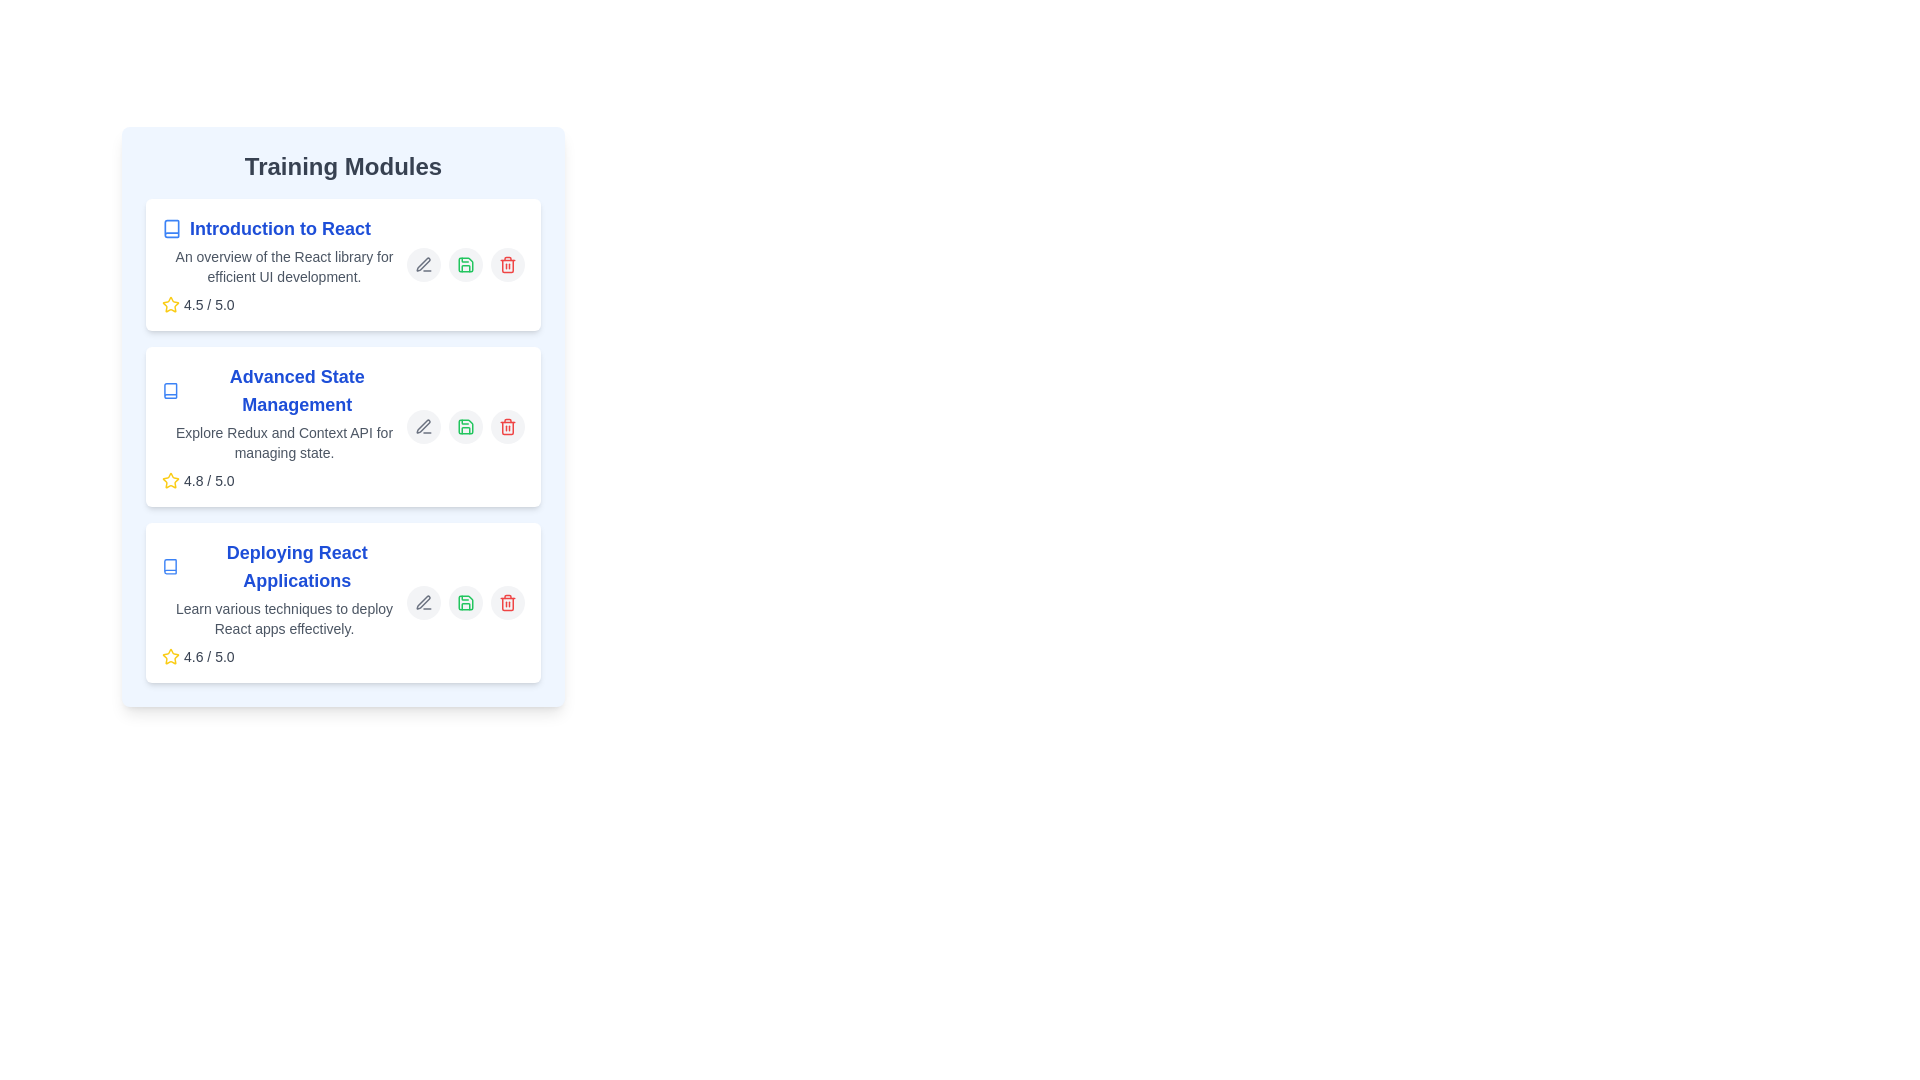 This screenshot has height=1080, width=1920. Describe the element at coordinates (464, 264) in the screenshot. I see `the green circular button with a document symbol, which is the middle icon in the group of three circular icons in the 'Introduction to React' section` at that location.